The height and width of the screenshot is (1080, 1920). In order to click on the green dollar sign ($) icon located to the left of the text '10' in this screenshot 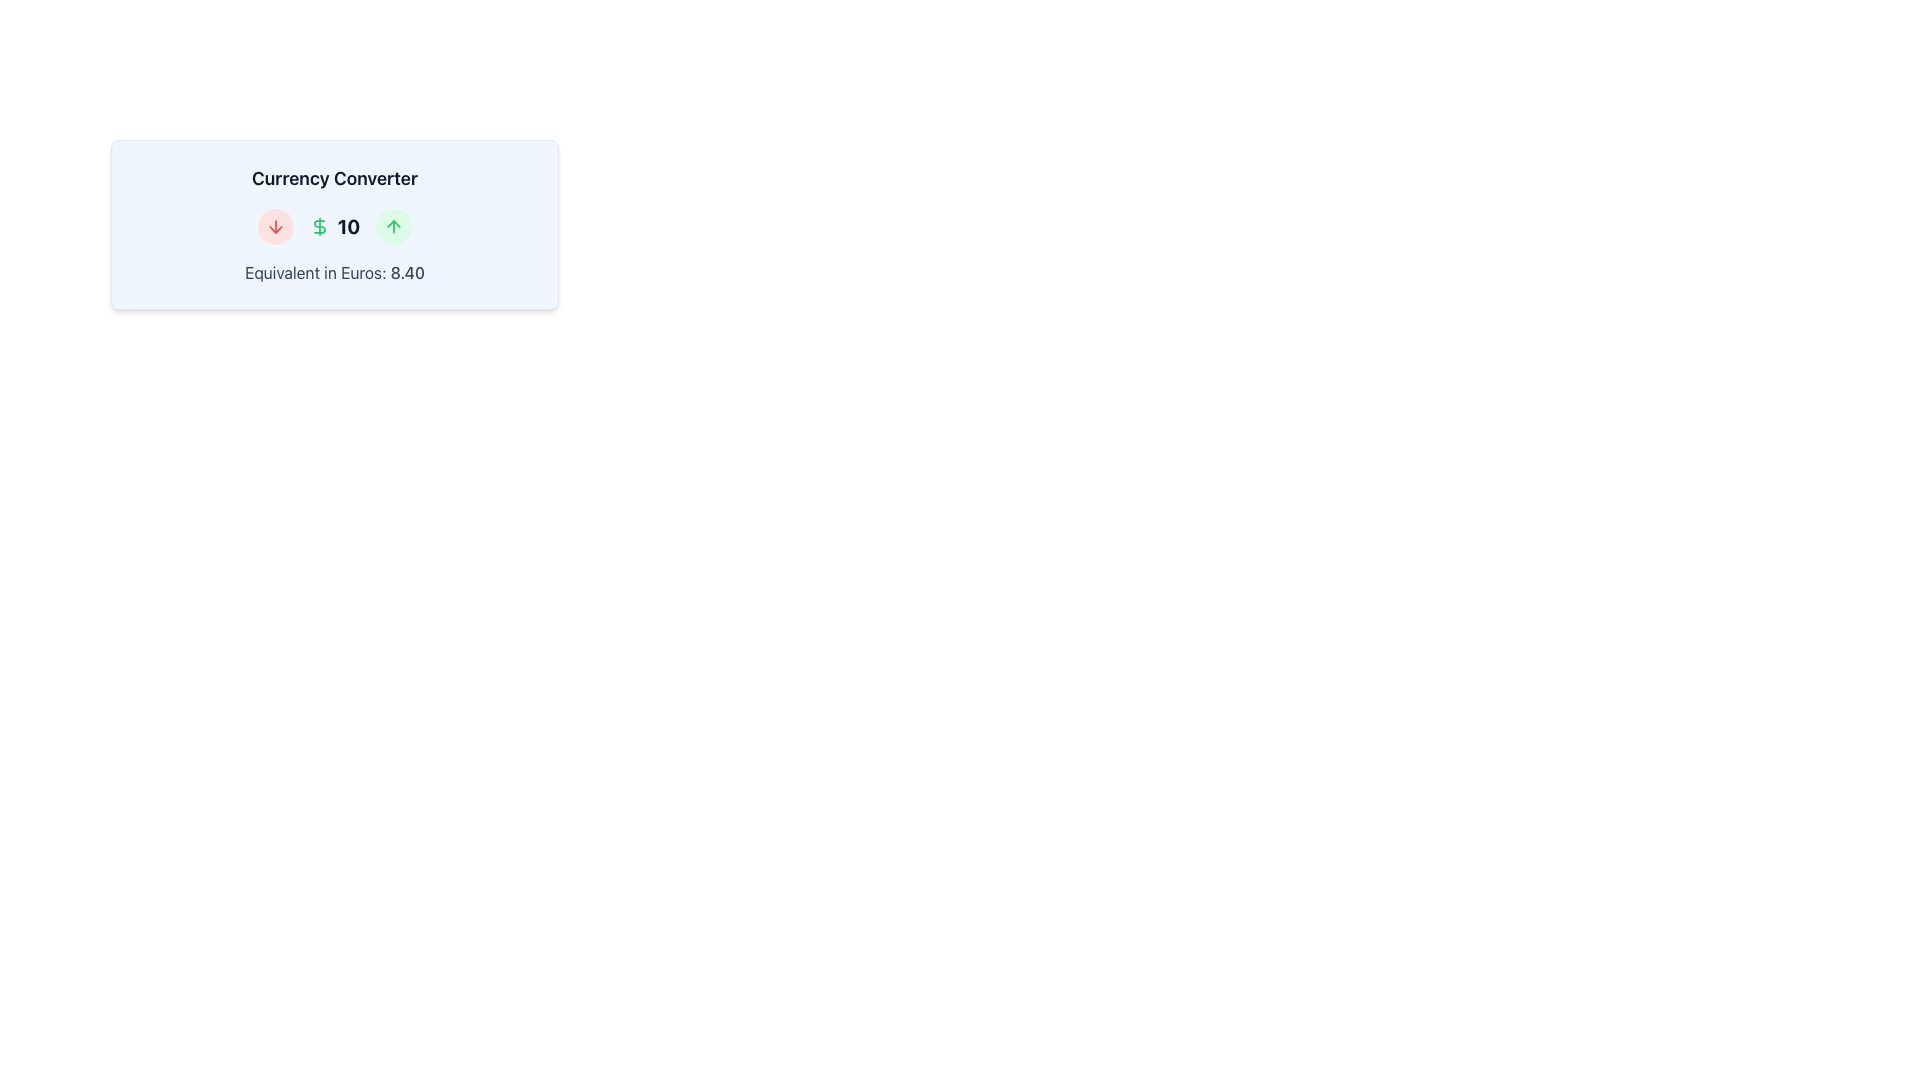, I will do `click(318, 226)`.